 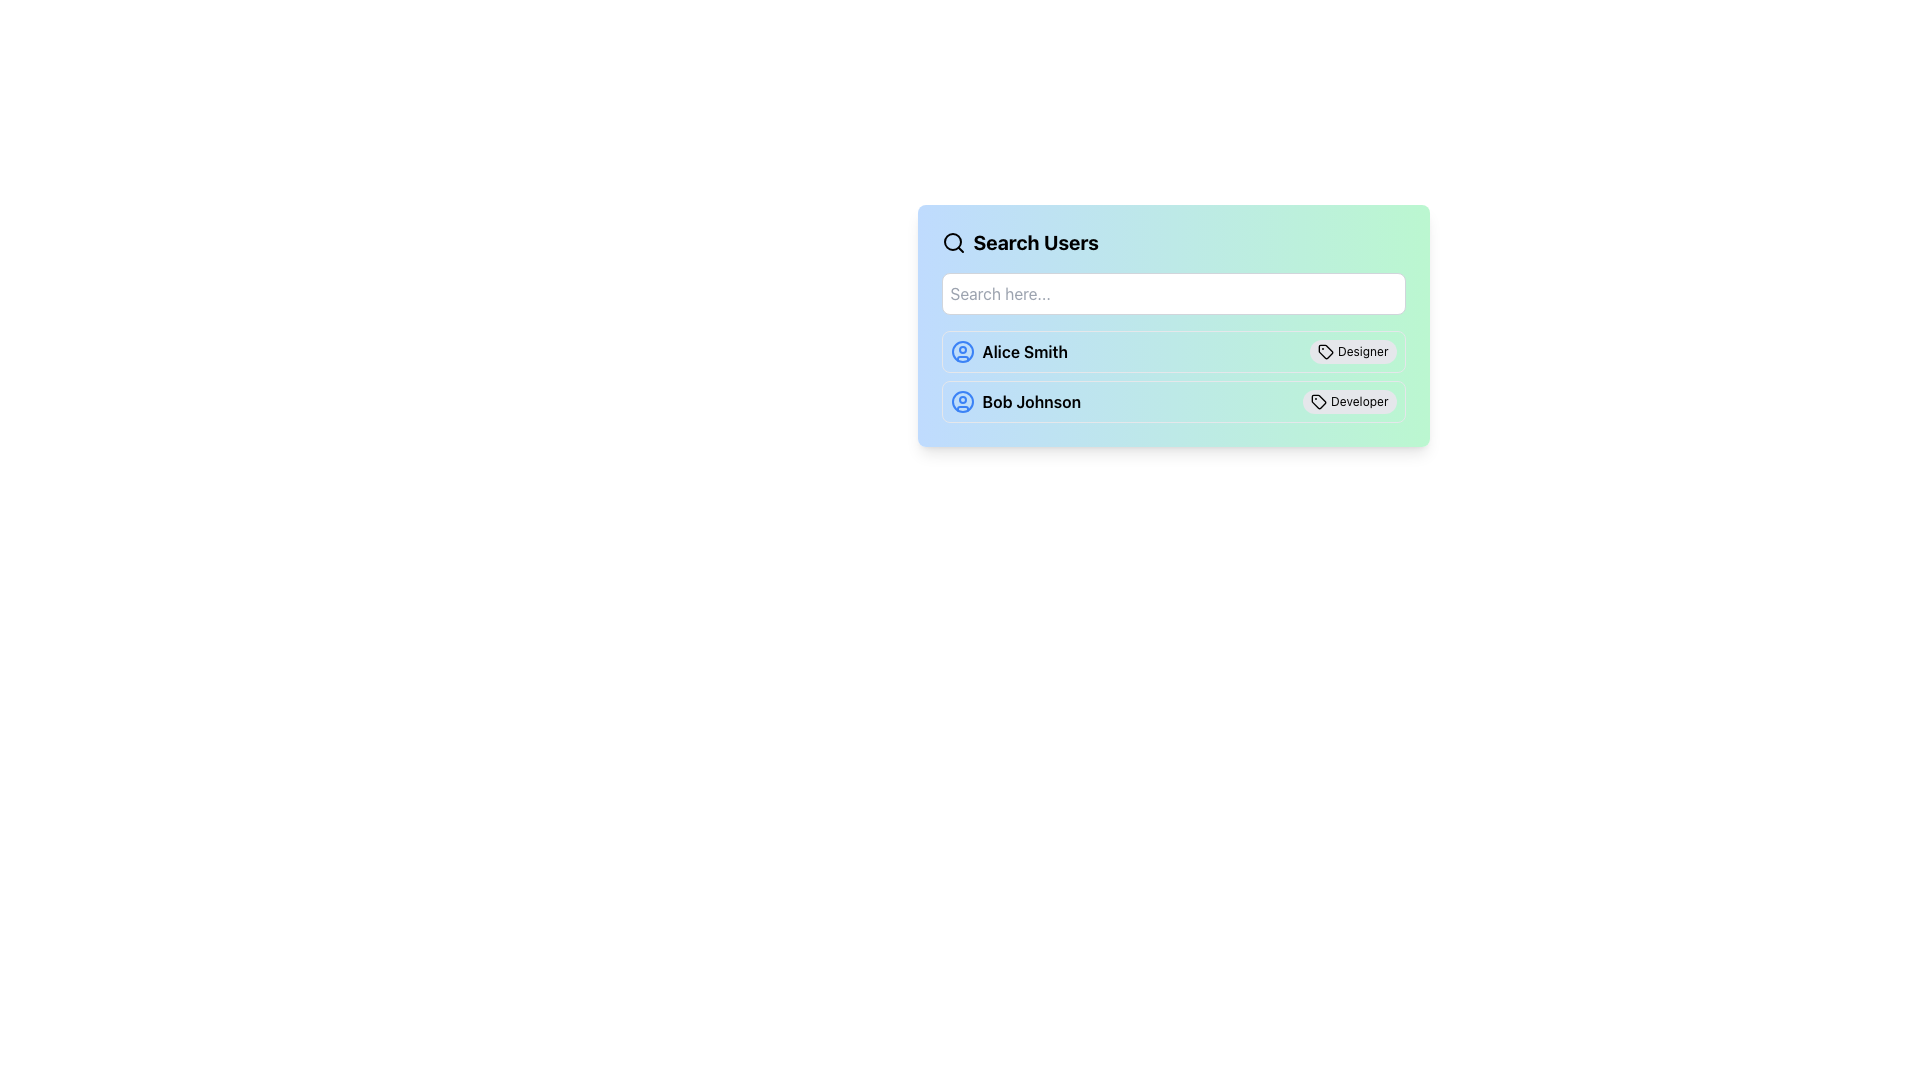 What do you see at coordinates (1025, 350) in the screenshot?
I see `the text label reading 'Alice Smith' which is styled in bold font and located beside a circular user profile icon in the 'Search Users' section` at bounding box center [1025, 350].